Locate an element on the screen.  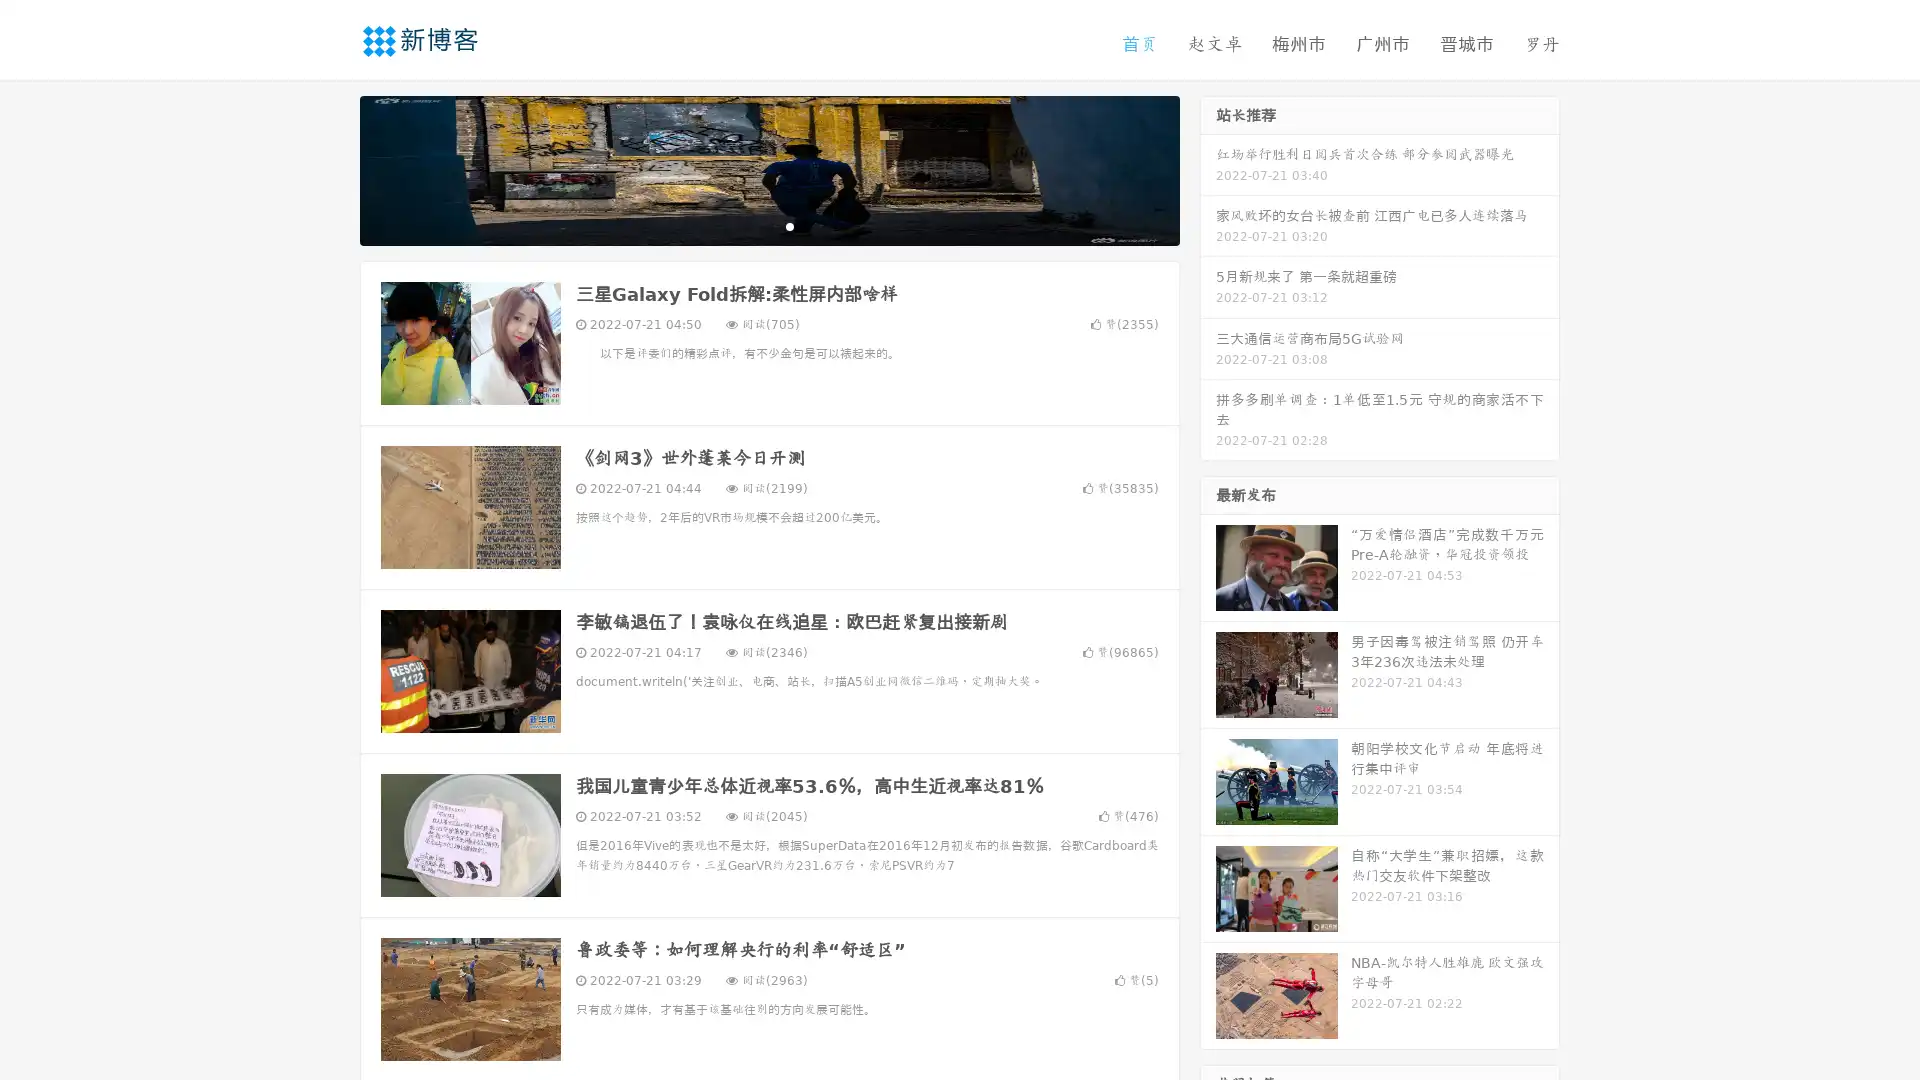
Go to slide 1 is located at coordinates (748, 225).